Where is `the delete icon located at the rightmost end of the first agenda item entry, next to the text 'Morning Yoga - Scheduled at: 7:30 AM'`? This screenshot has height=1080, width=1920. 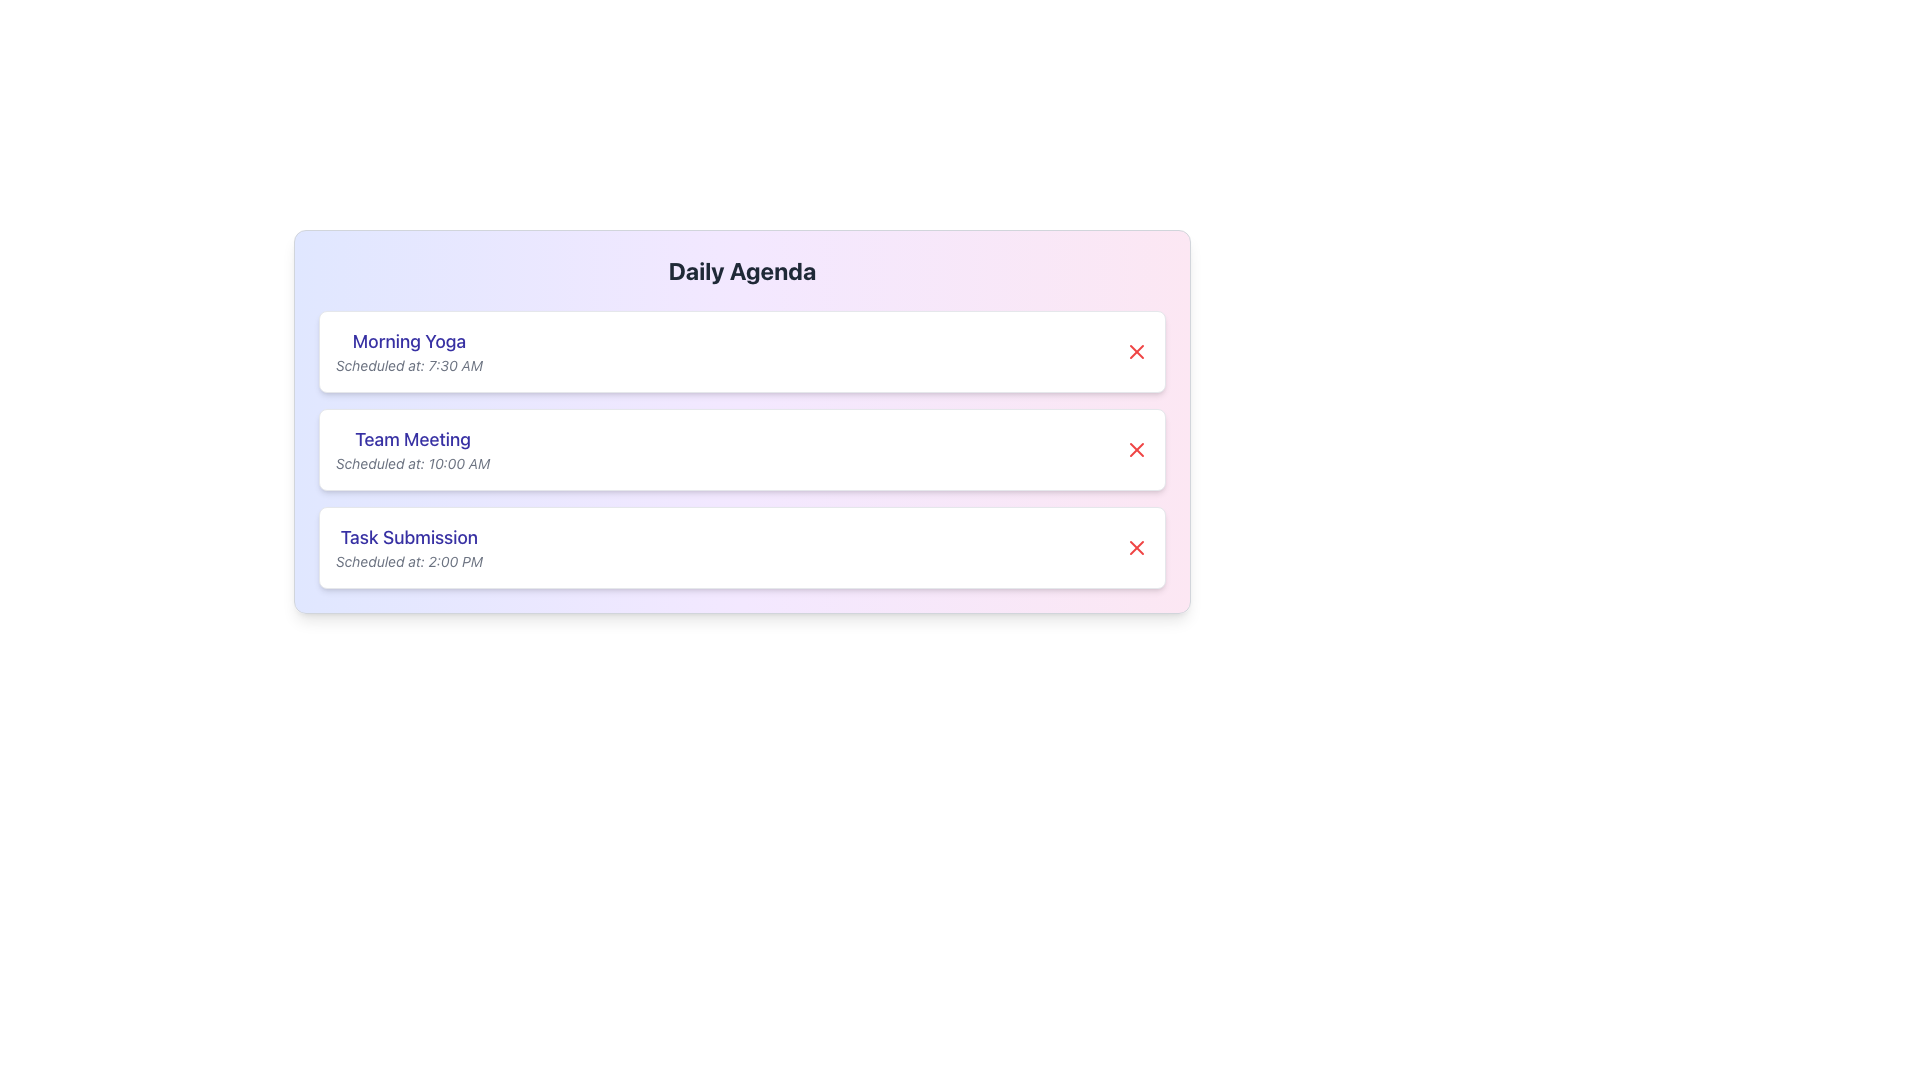
the delete icon located at the rightmost end of the first agenda item entry, next to the text 'Morning Yoga - Scheduled at: 7:30 AM' is located at coordinates (1137, 350).